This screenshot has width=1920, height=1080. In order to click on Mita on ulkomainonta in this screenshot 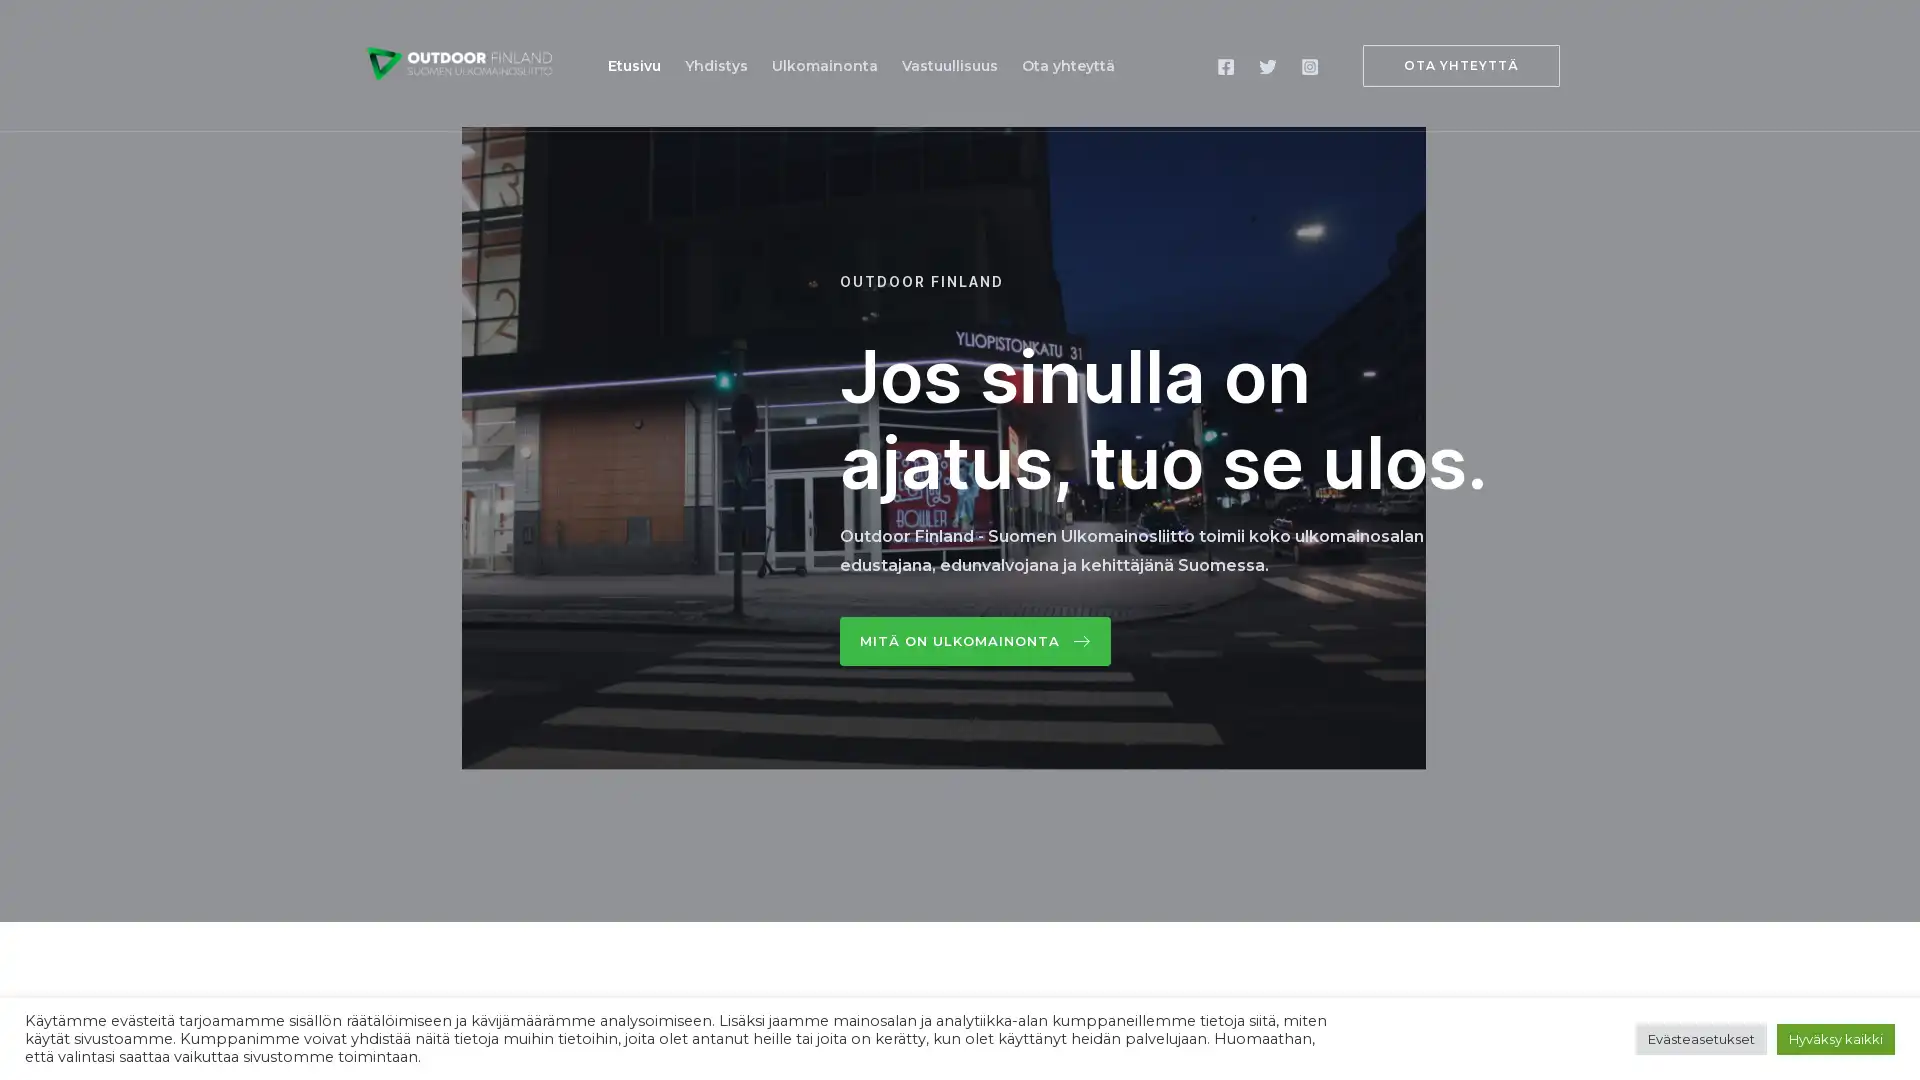, I will do `click(975, 640)`.